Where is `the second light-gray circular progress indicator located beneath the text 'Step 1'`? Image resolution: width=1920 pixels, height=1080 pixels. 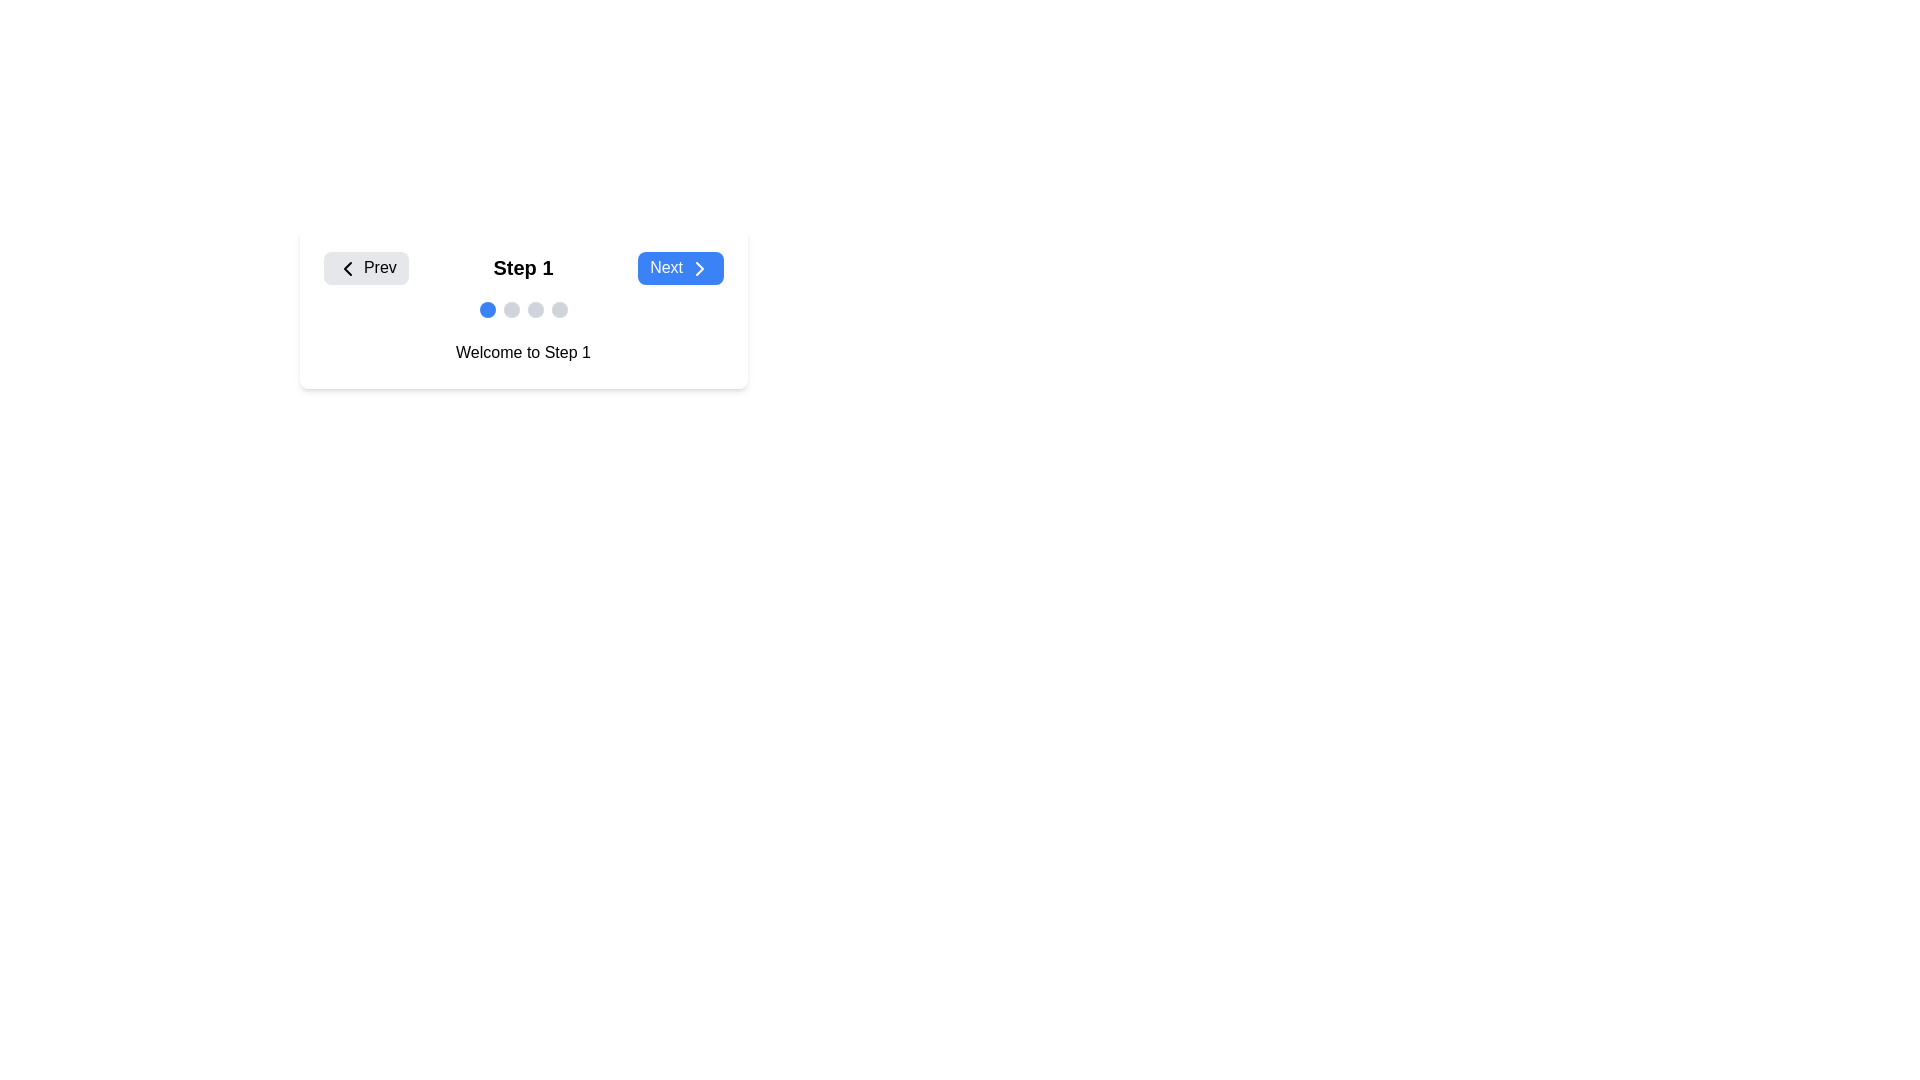
the second light-gray circular progress indicator located beneath the text 'Step 1' is located at coordinates (511, 309).